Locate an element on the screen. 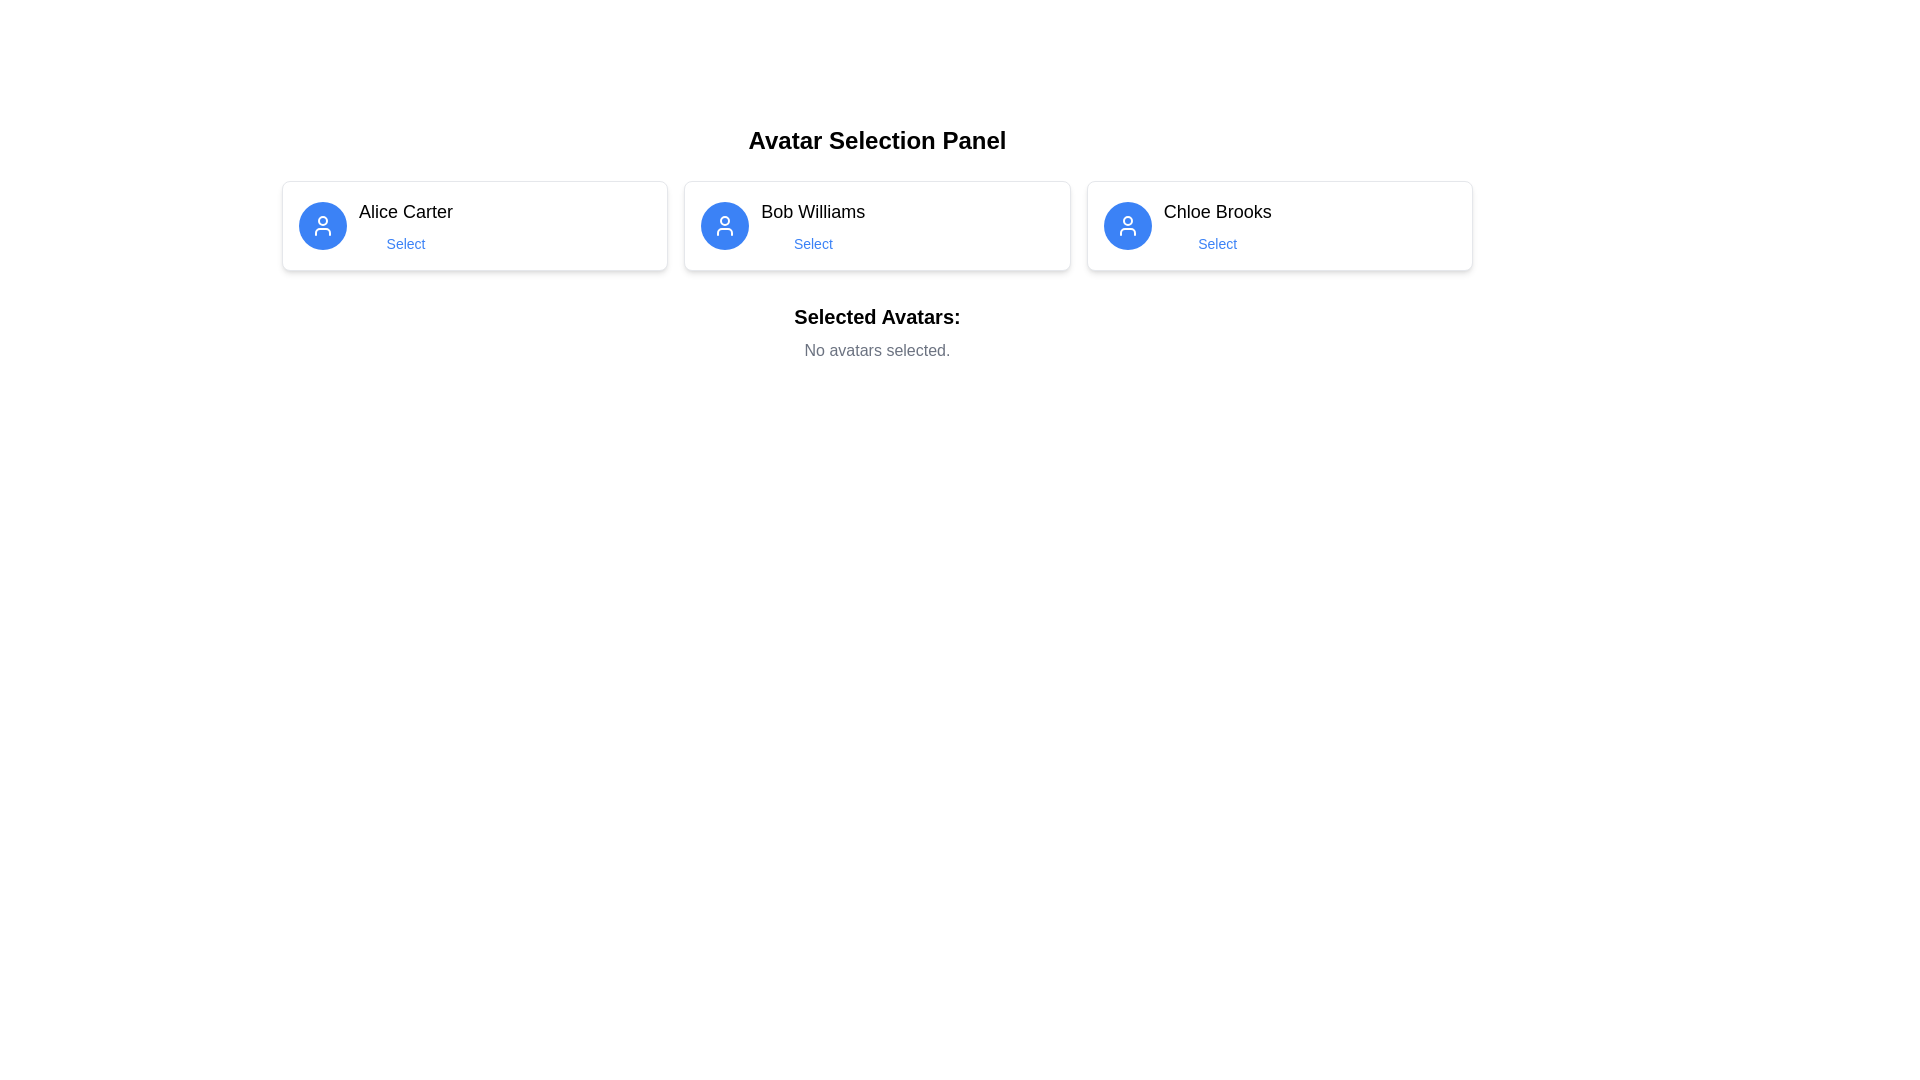  the user avatar icon, which is the first in a row of avatars, outlined in blue, above the label 'Alice Carter' is located at coordinates (322, 225).